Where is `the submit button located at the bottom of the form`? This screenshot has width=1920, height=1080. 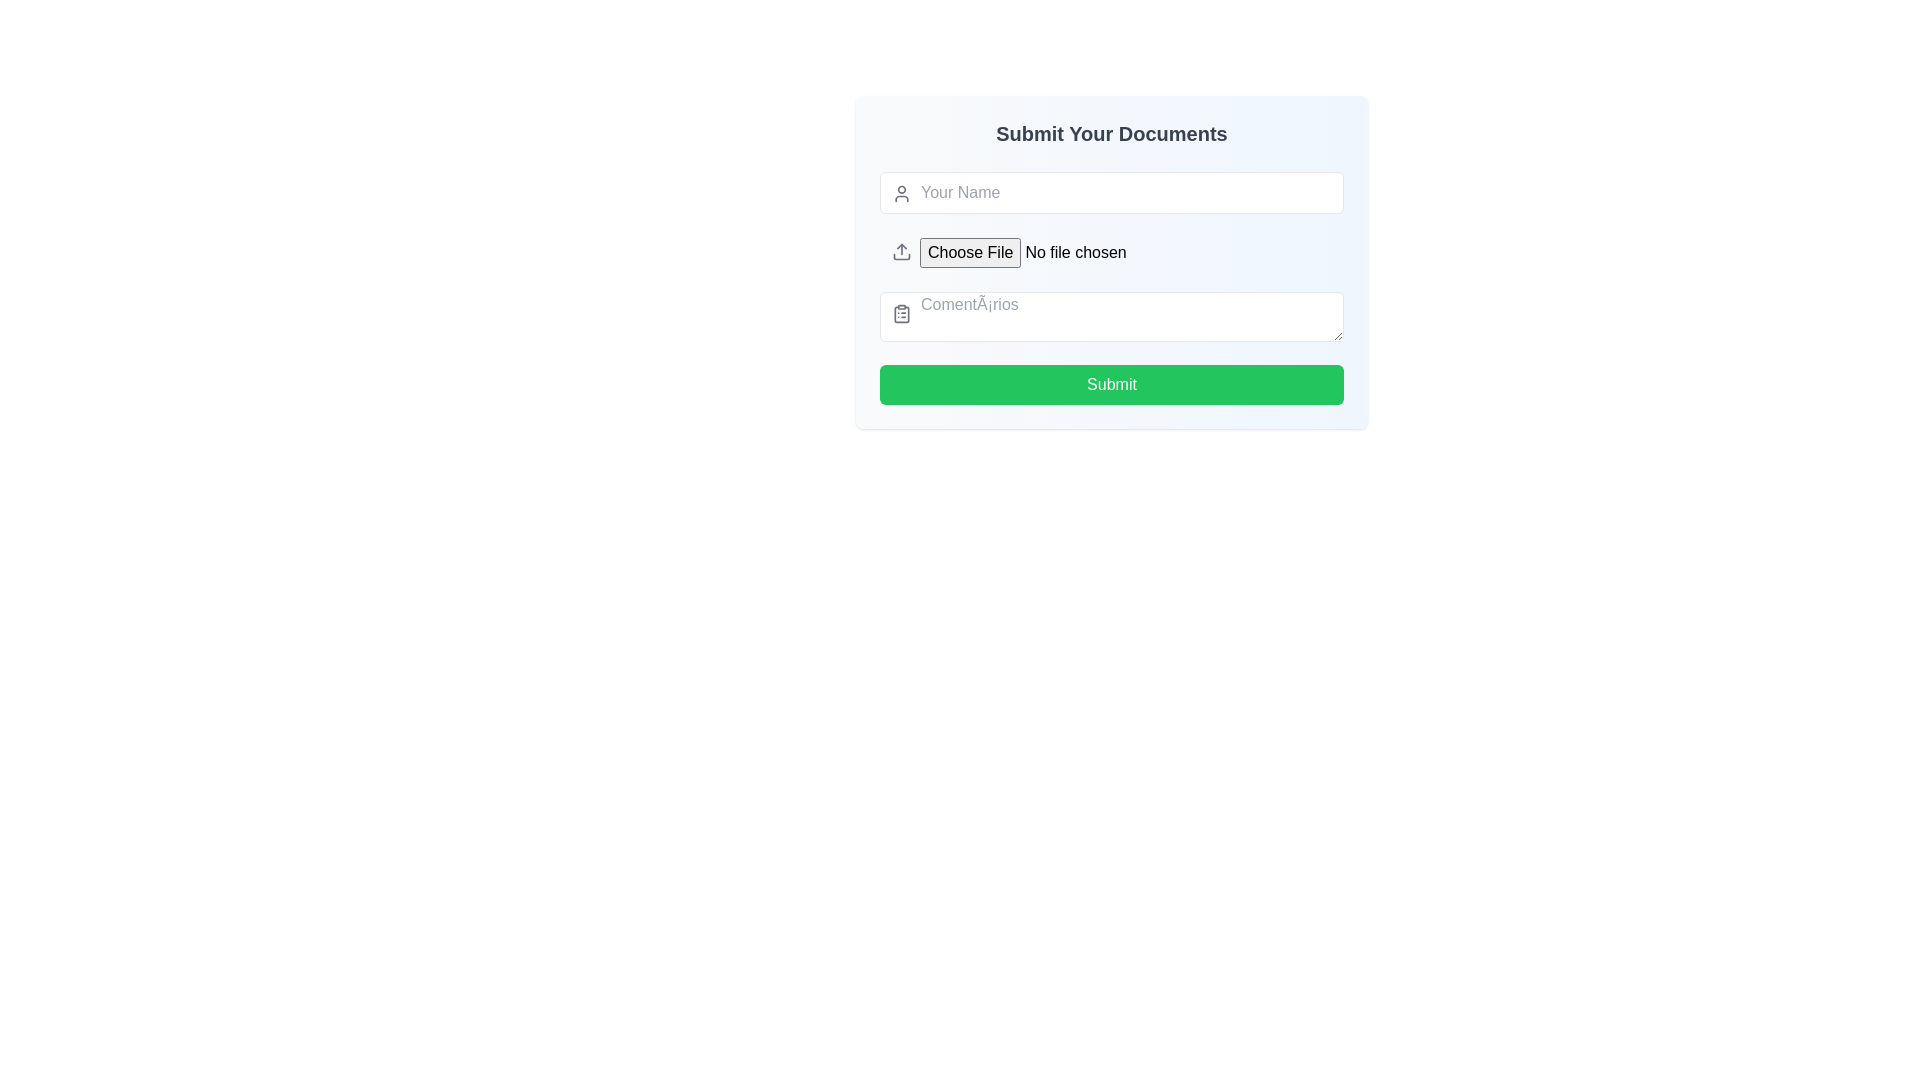
the submit button located at the bottom of the form is located at coordinates (1111, 385).